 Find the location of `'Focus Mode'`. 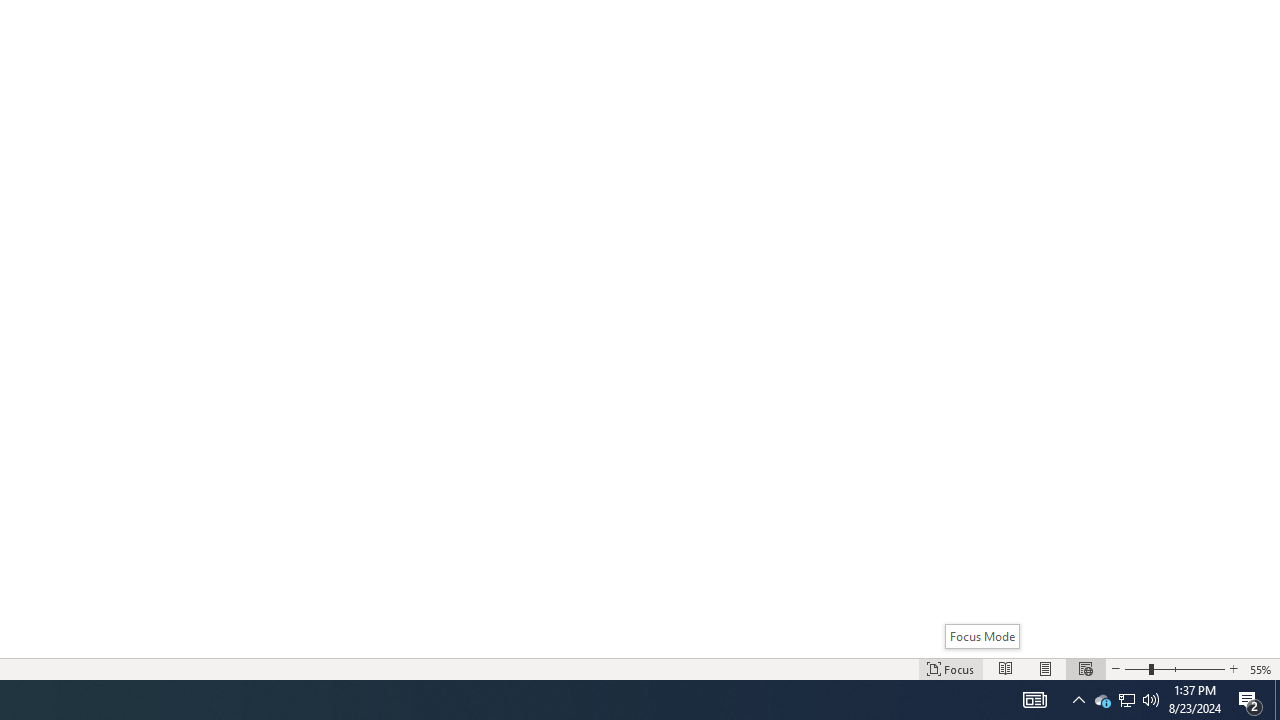

'Focus Mode' is located at coordinates (982, 636).